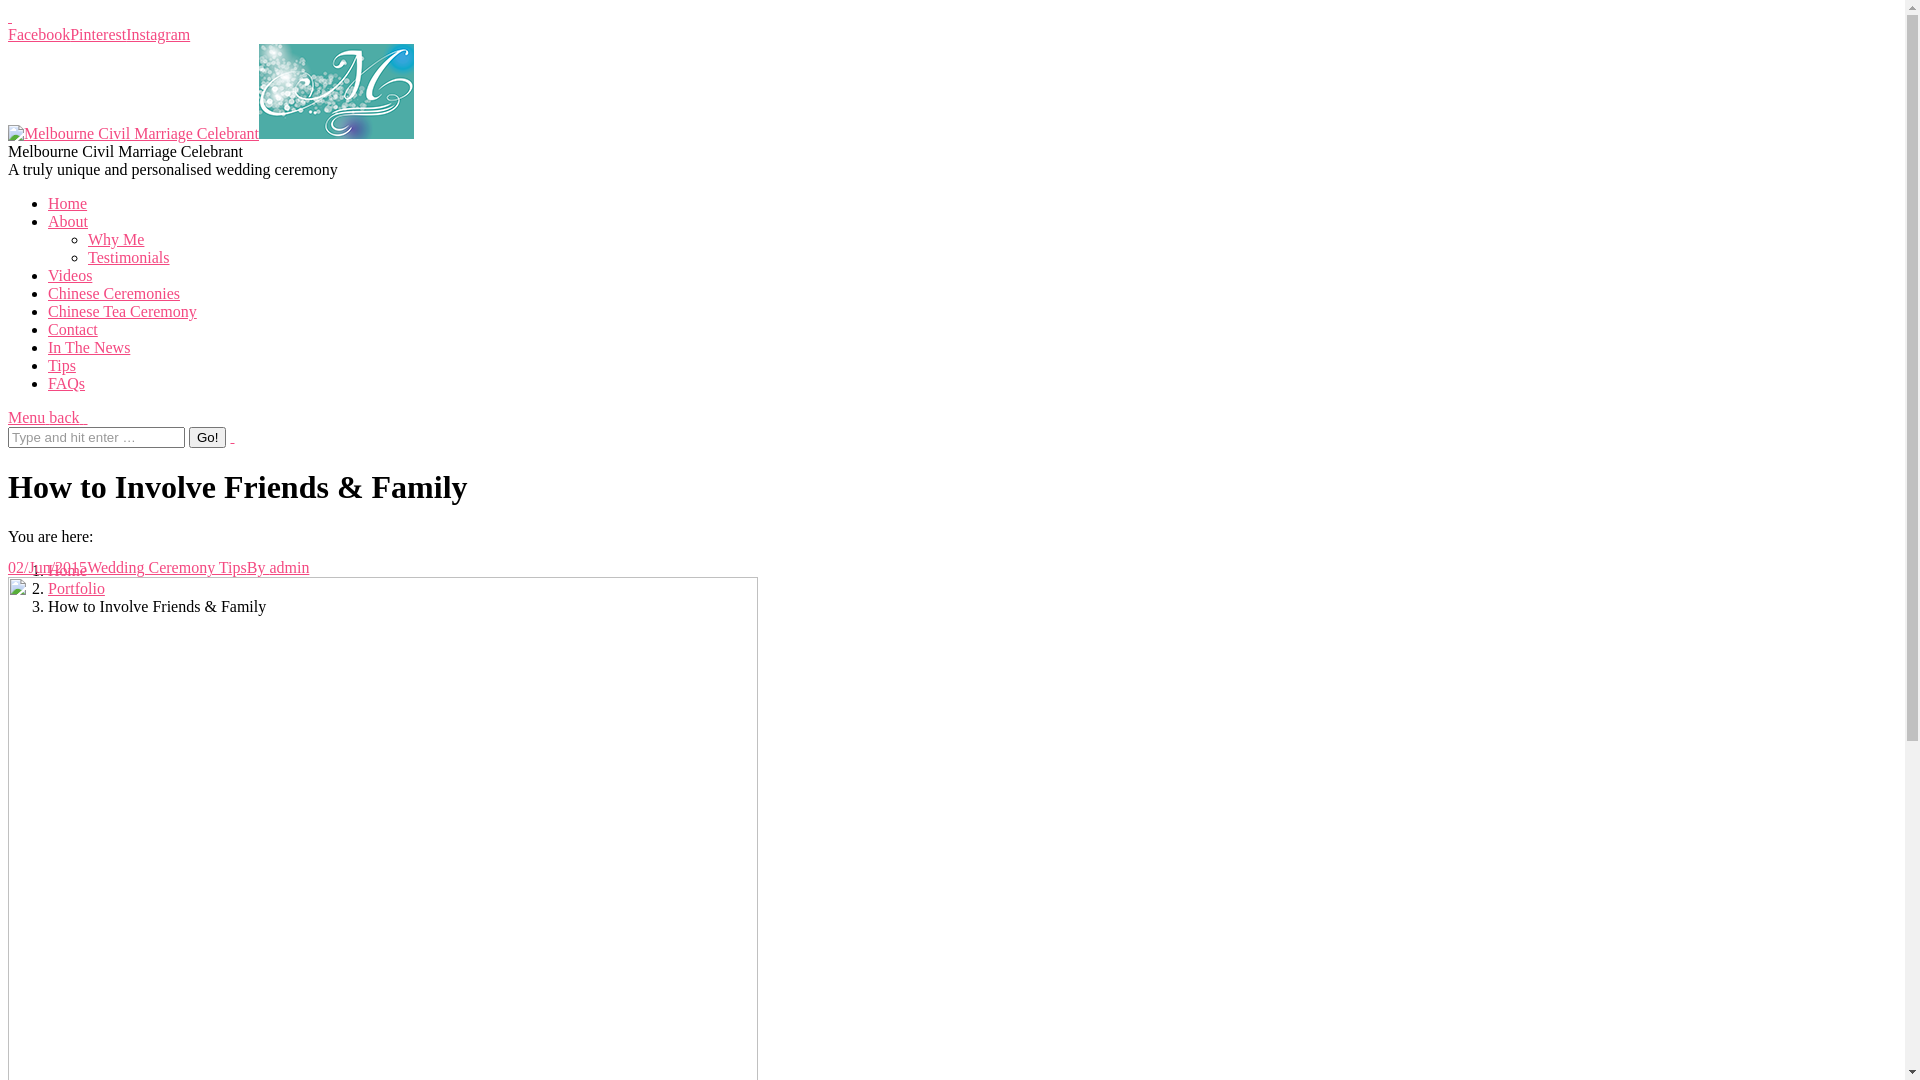 The width and height of the screenshot is (1920, 1080). I want to click on 'Contact', so click(72, 328).